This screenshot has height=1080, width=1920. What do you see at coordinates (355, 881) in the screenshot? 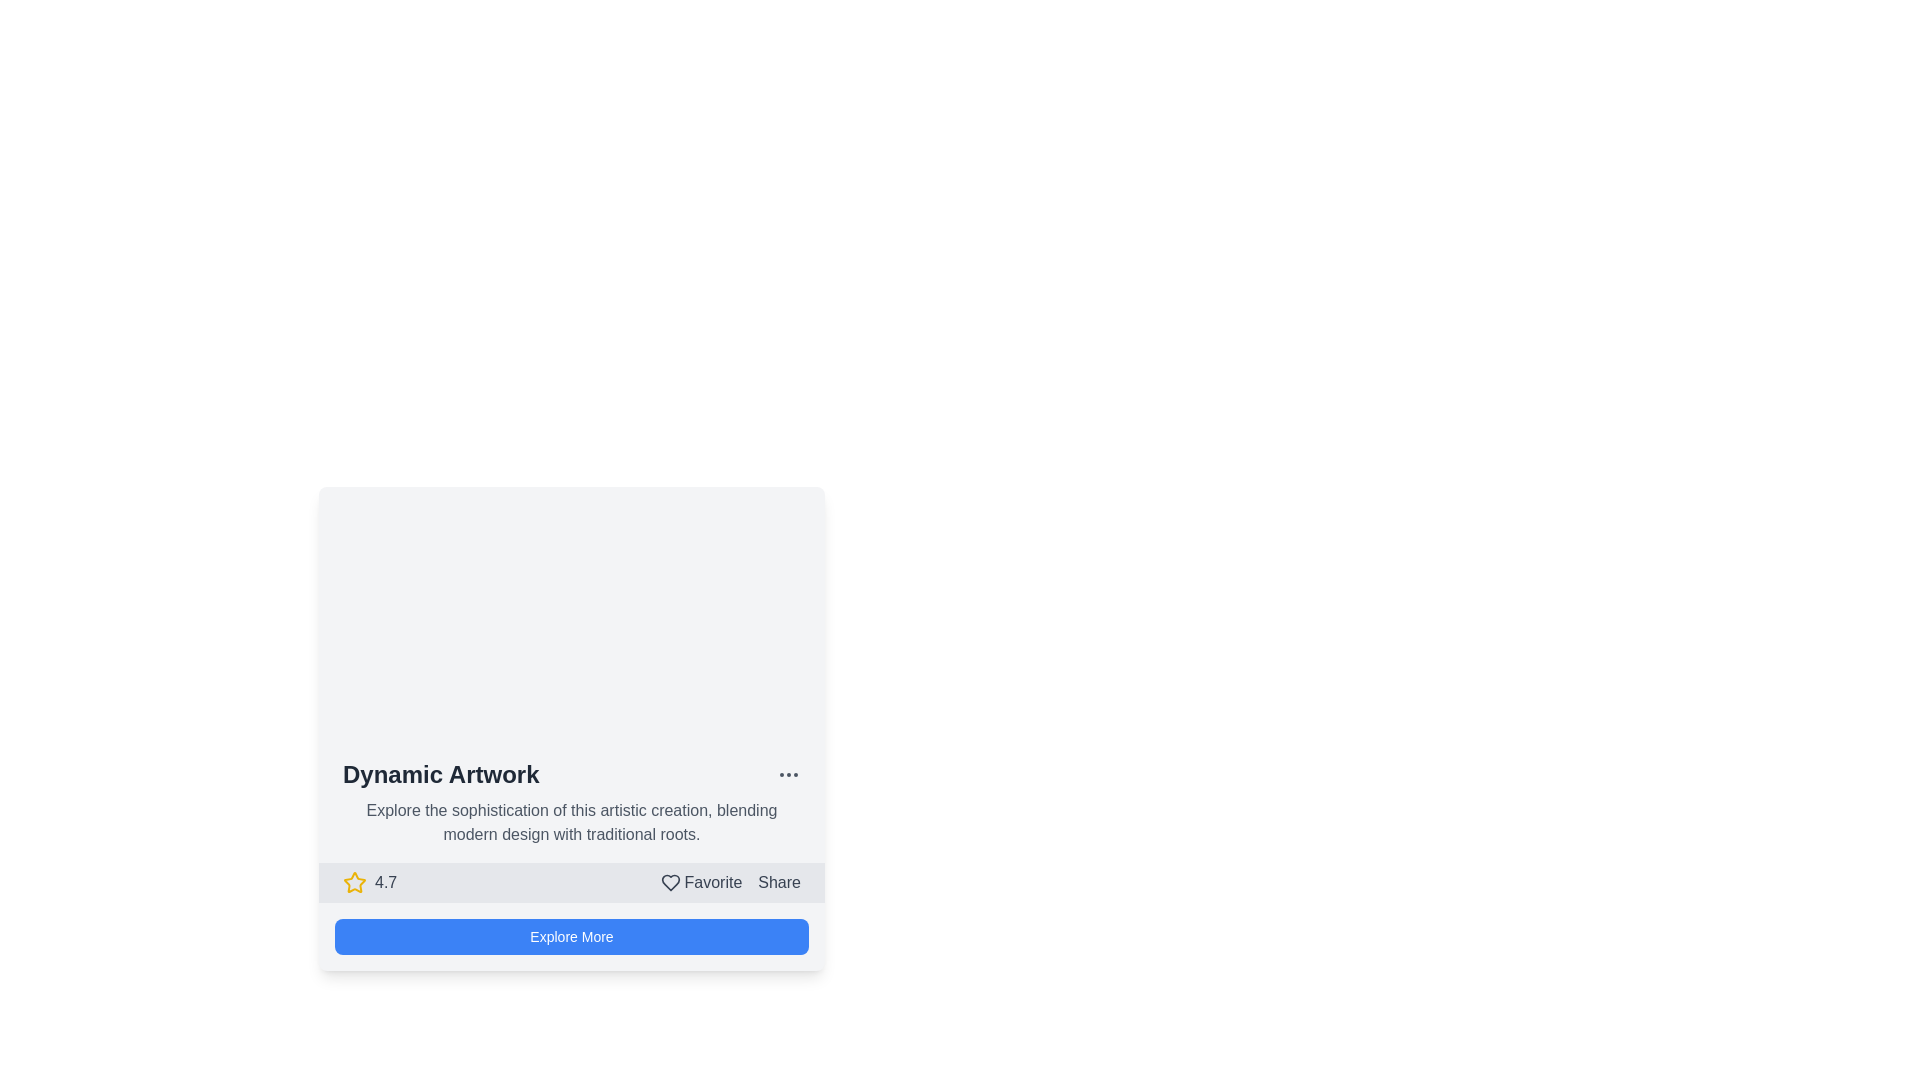
I see `the star icon representing a rating indicator, which is positioned to the left of the text '4.7' in the card layout` at bounding box center [355, 881].